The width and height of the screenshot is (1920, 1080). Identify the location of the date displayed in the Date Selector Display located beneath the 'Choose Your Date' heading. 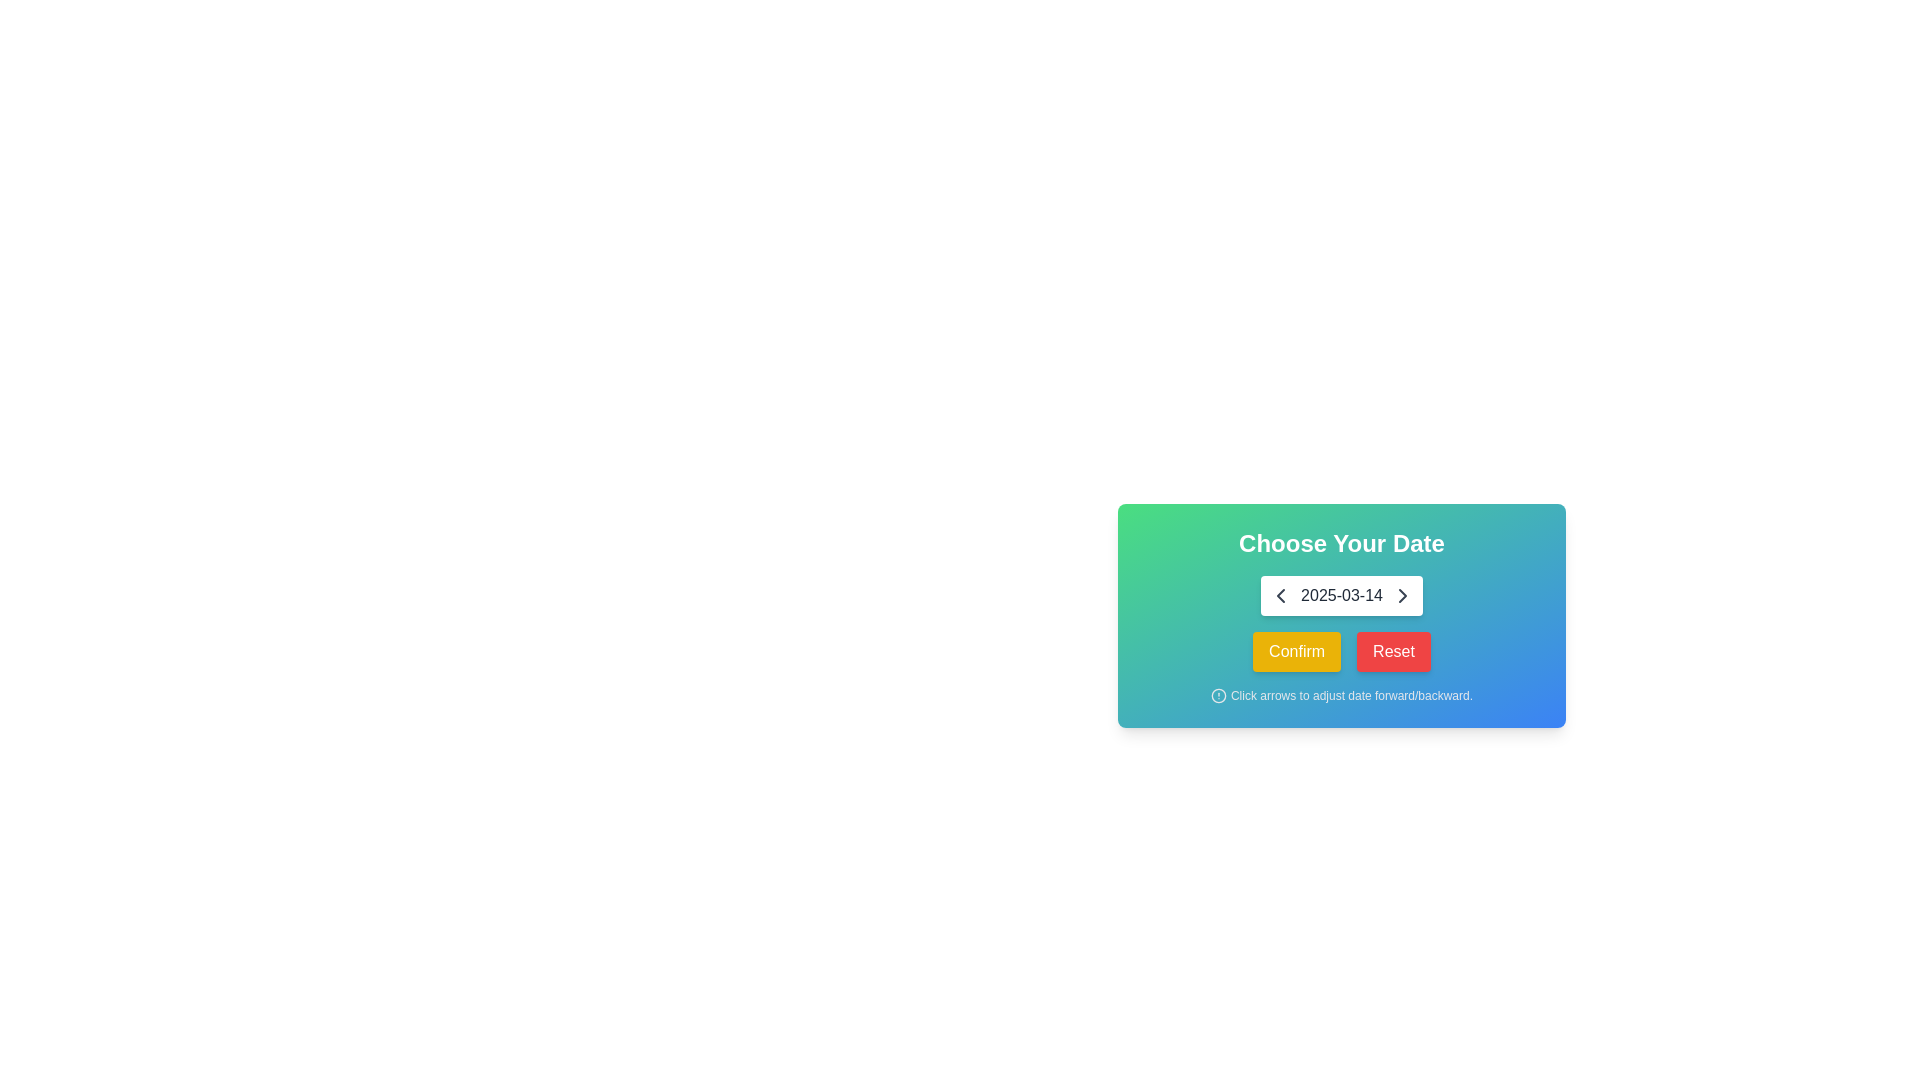
(1342, 595).